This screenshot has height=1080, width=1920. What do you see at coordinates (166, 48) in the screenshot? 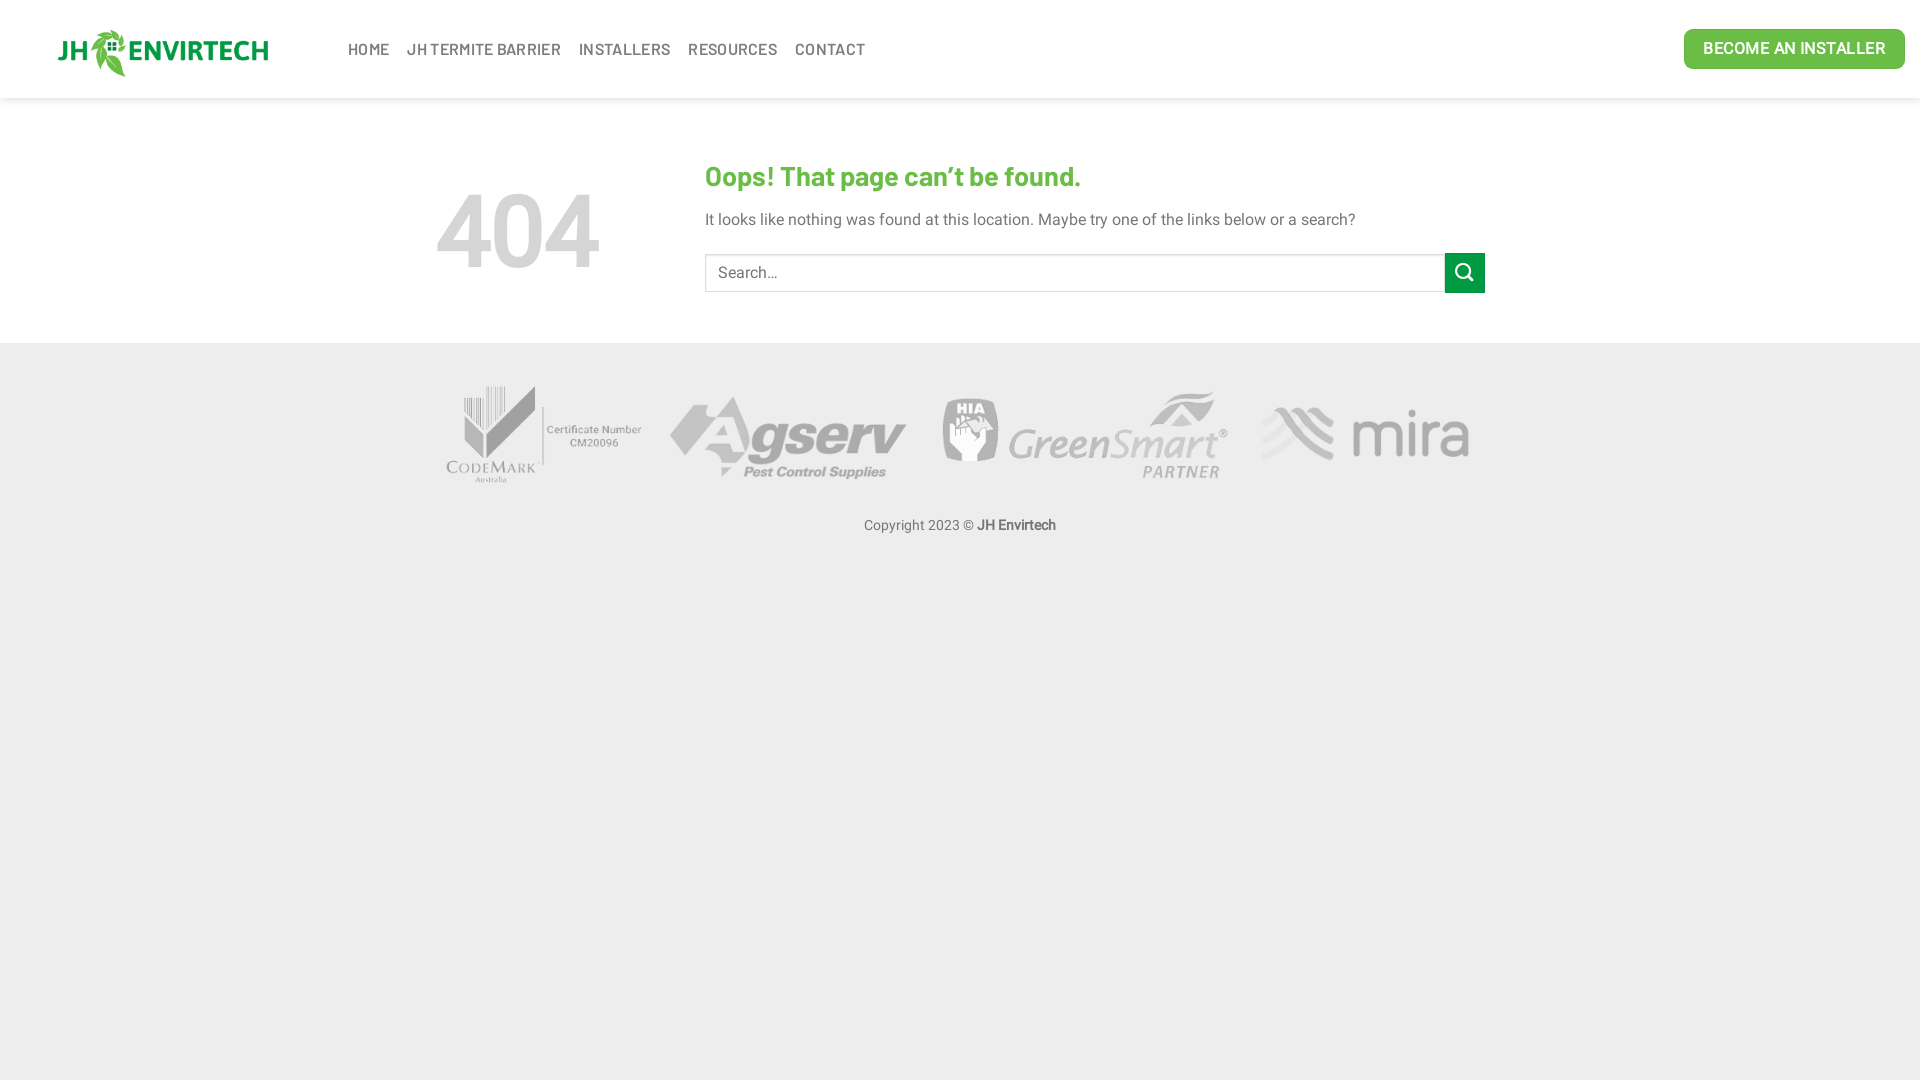
I see `'JH Envirtech - Termite Barrier System'` at bounding box center [166, 48].